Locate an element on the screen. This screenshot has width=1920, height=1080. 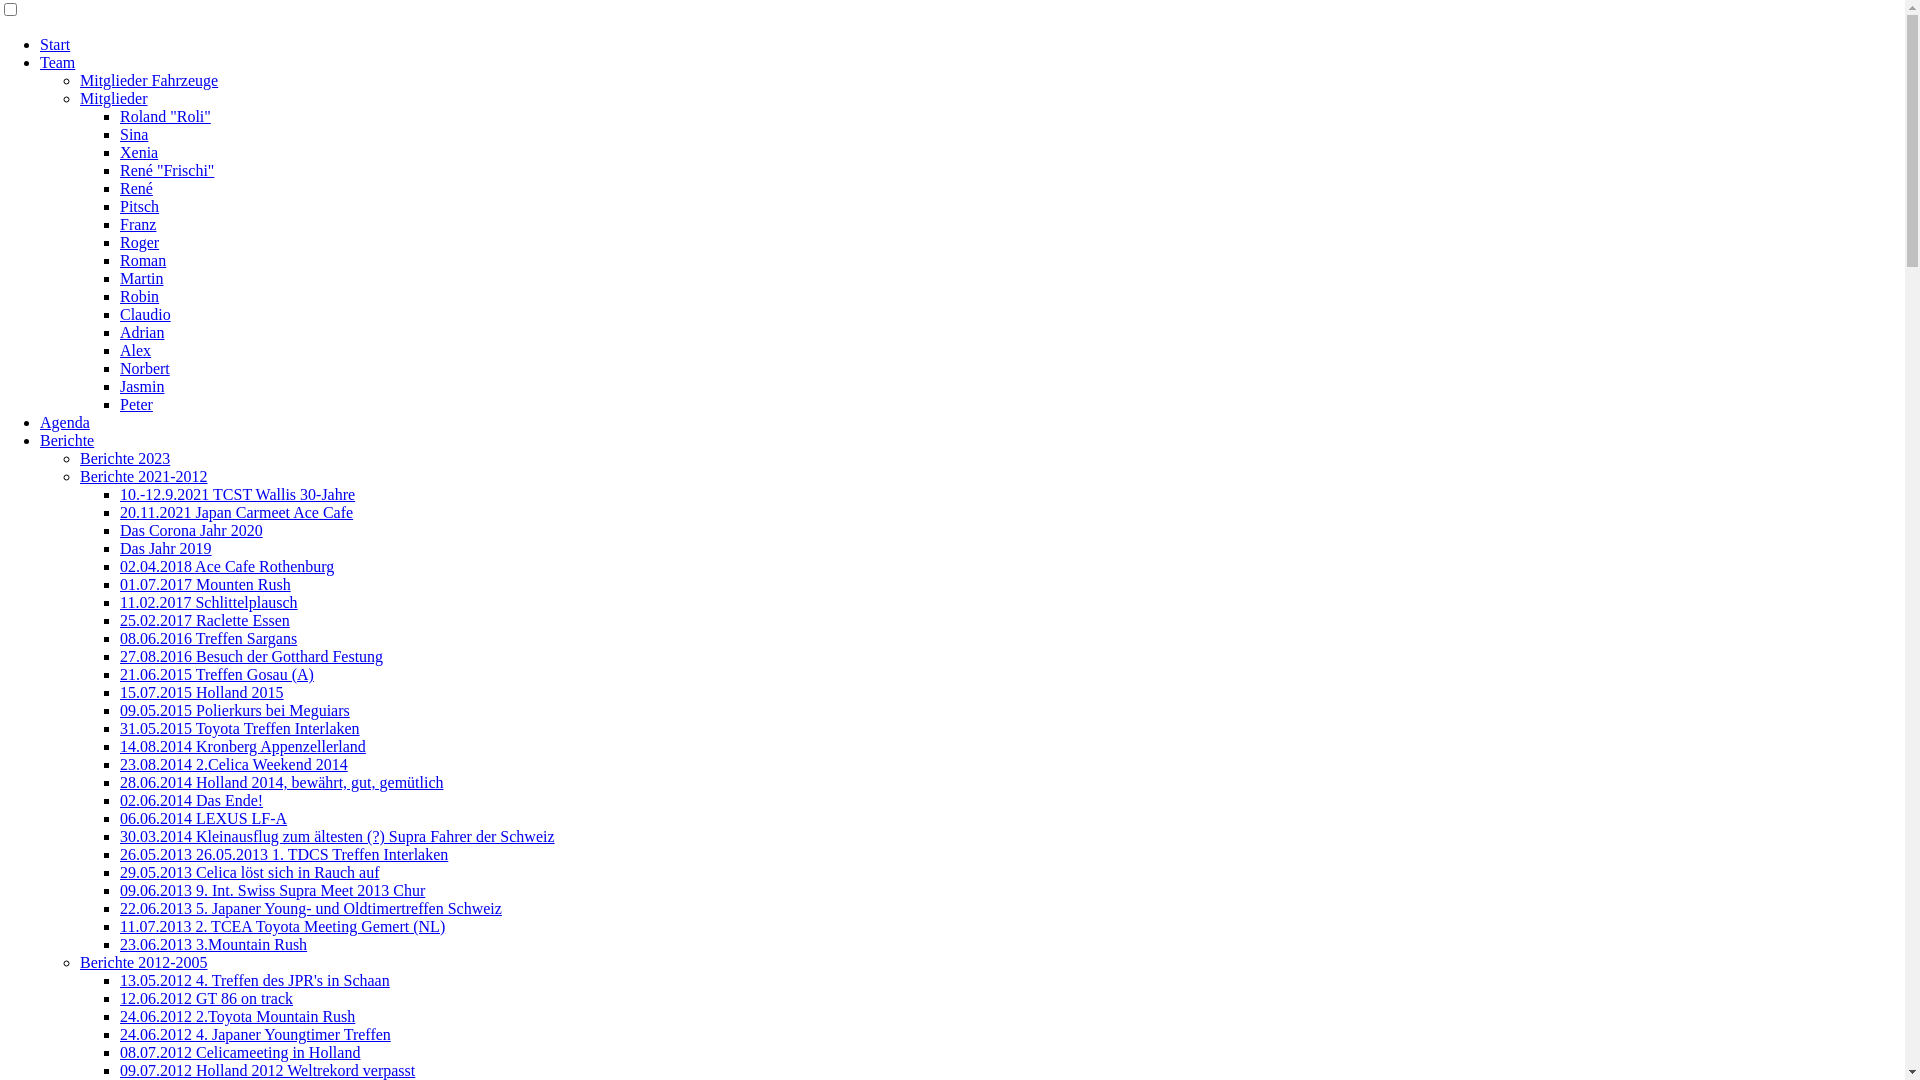
'31.05.2015 Toyota Treffen Interlaken' is located at coordinates (240, 728).